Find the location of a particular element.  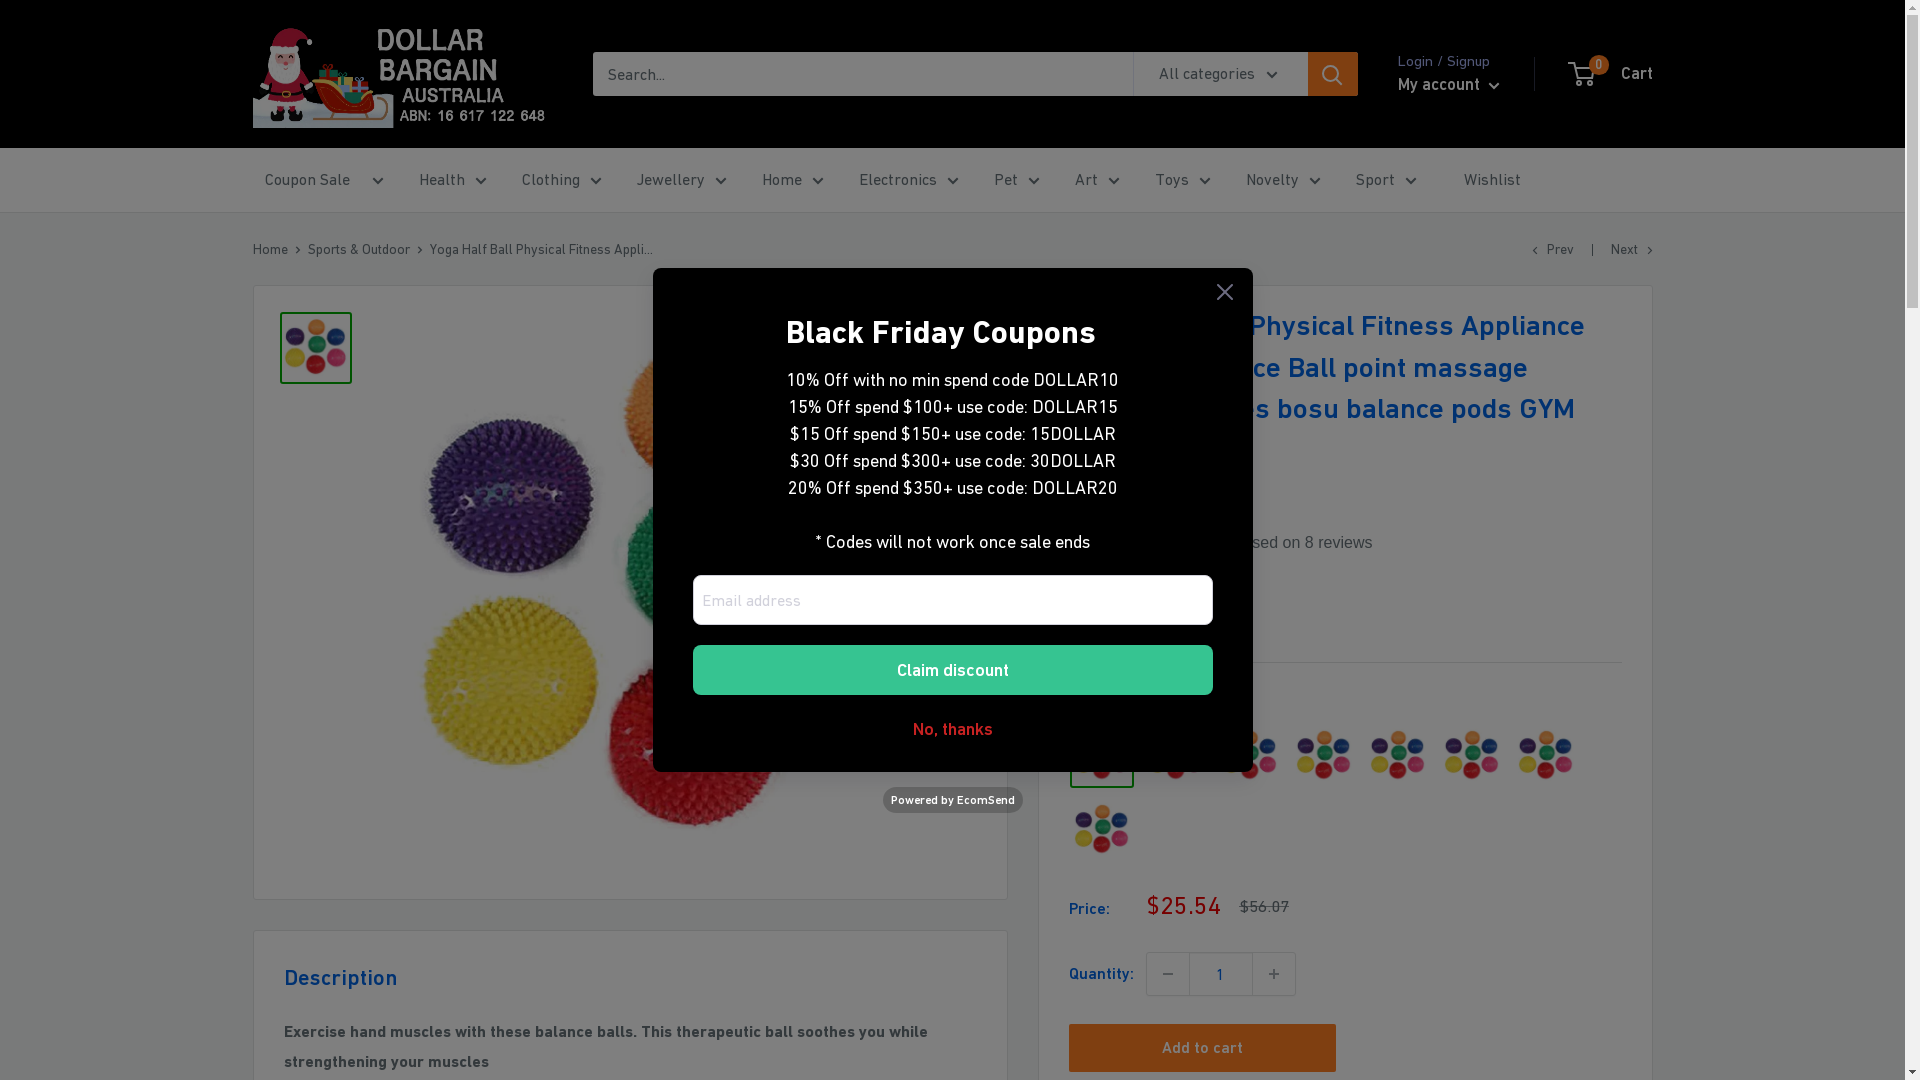

'Novelty' is located at coordinates (1283, 180).